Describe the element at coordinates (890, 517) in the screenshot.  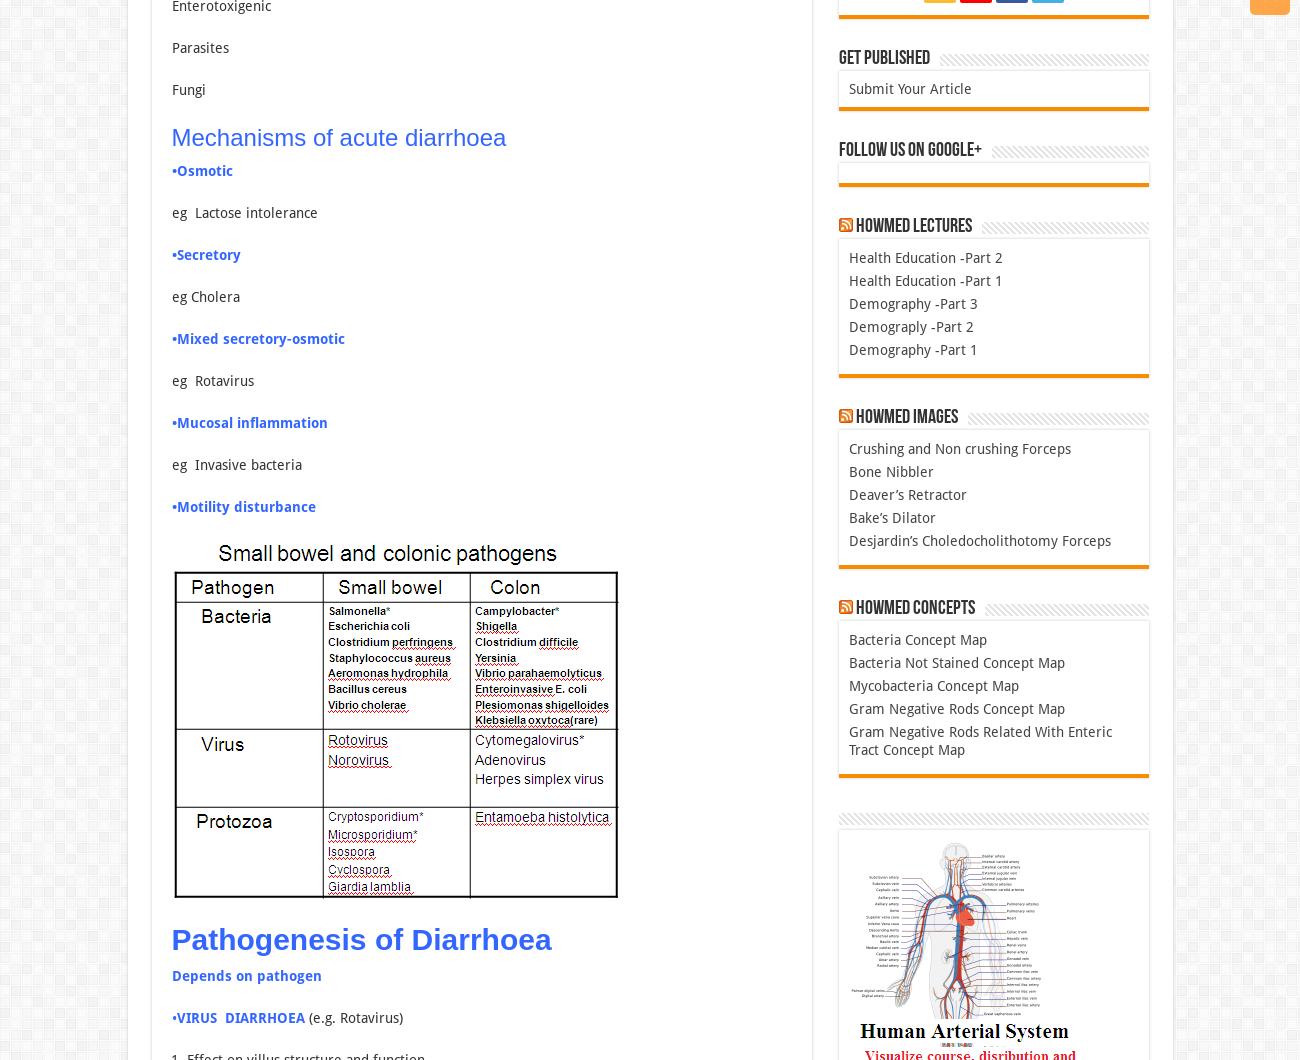
I see `'Bake’s Dilator'` at that location.